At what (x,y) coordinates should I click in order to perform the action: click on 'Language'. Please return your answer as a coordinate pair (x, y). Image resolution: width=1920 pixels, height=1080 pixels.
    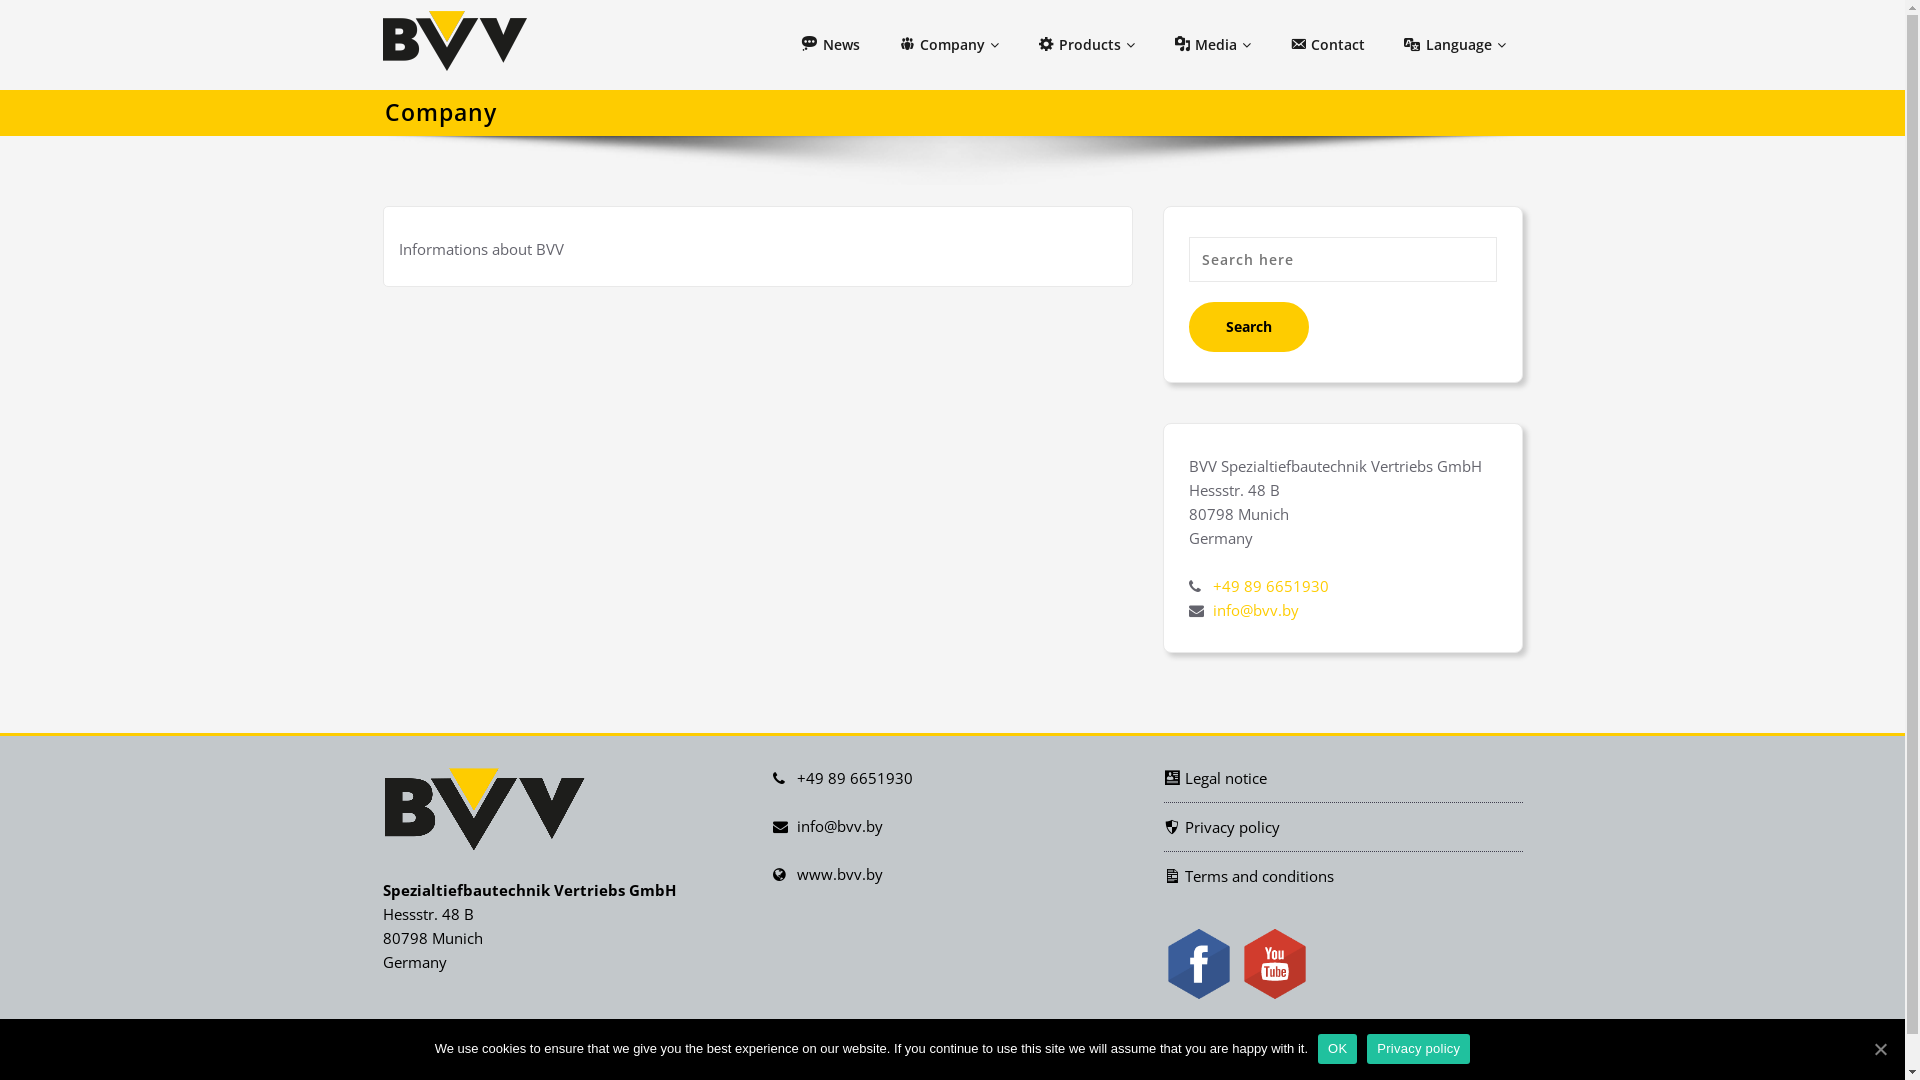
    Looking at the image, I should click on (1452, 45).